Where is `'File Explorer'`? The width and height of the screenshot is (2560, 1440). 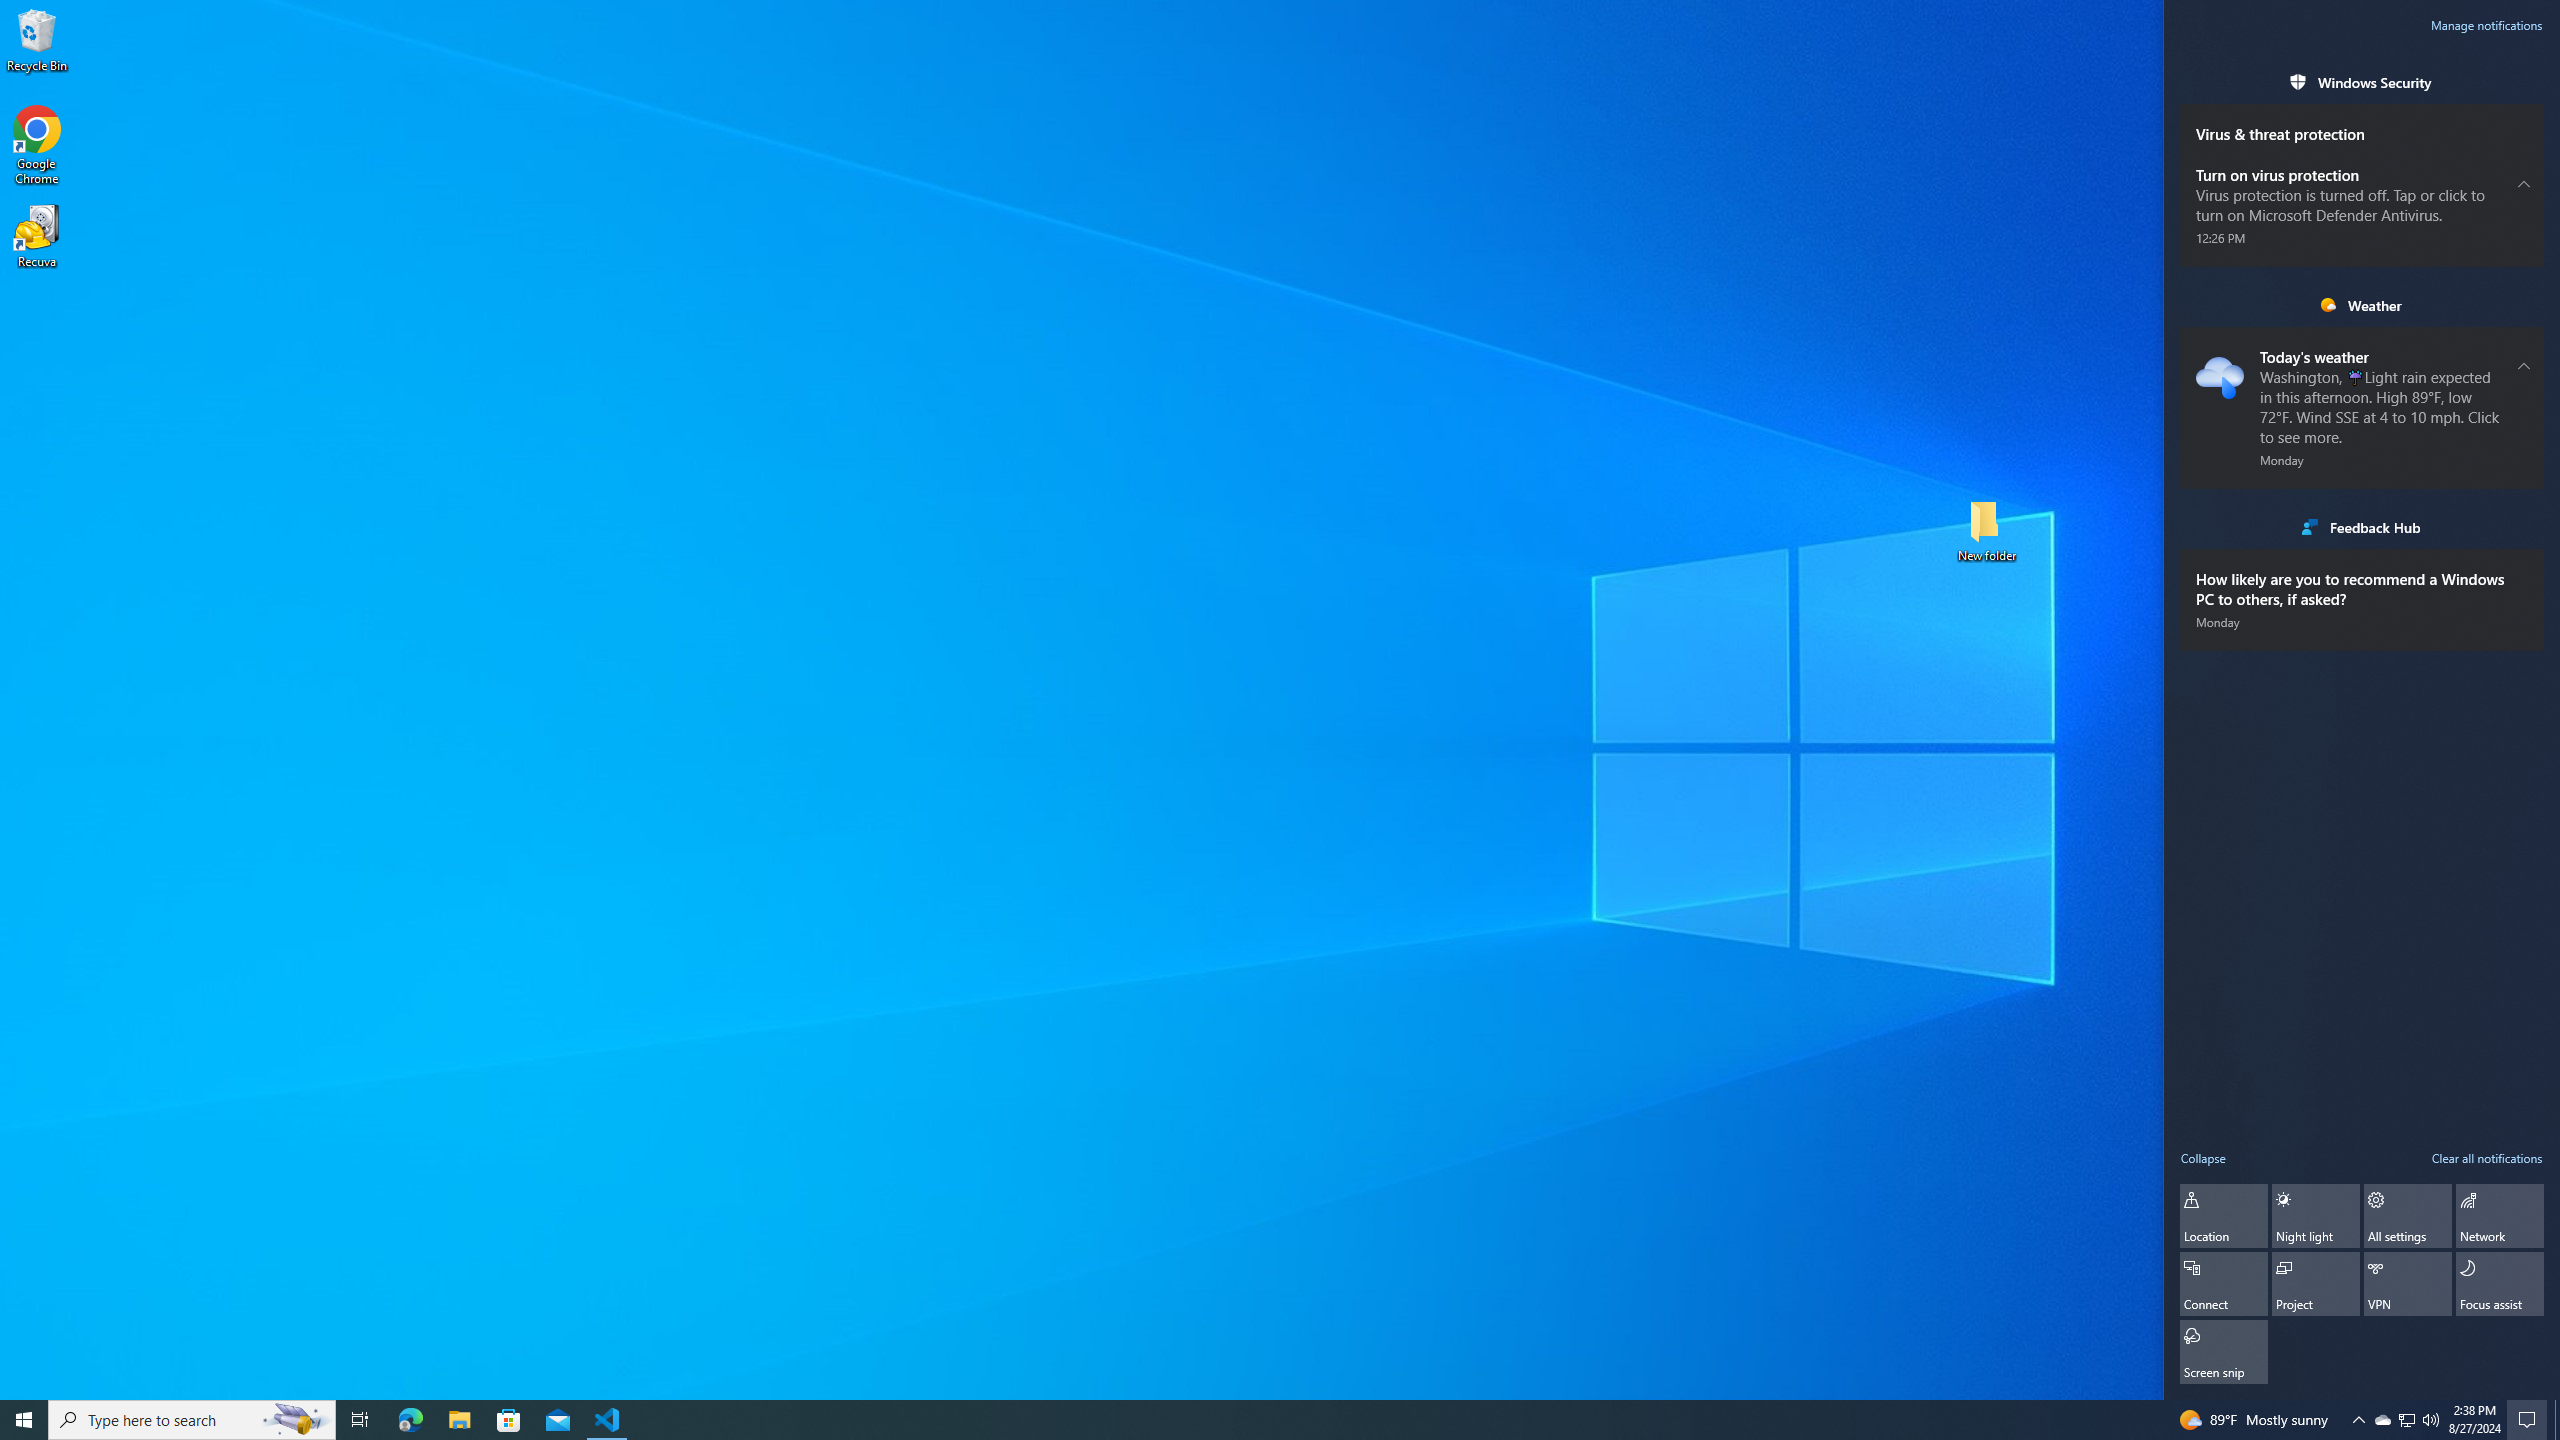
'File Explorer' is located at coordinates (458, 1418).